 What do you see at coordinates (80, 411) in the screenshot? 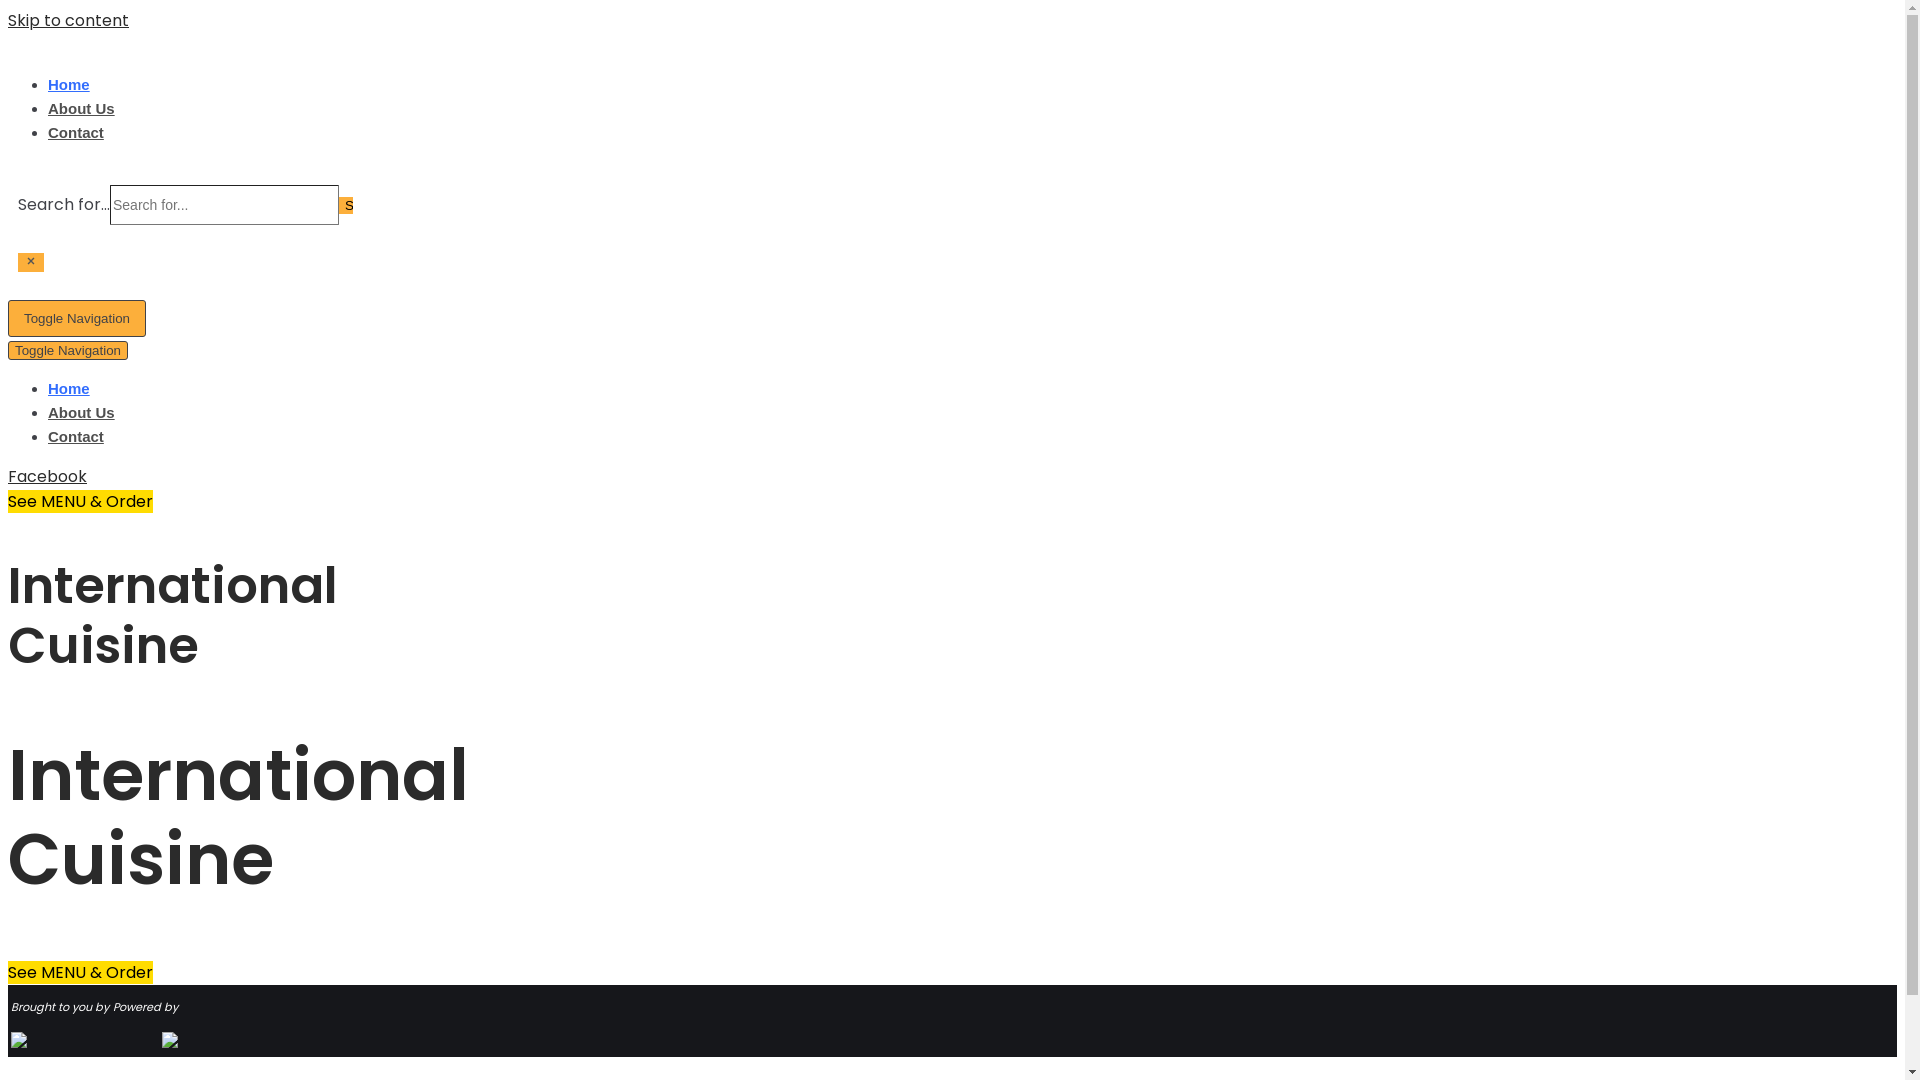
I see `'About Us'` at bounding box center [80, 411].